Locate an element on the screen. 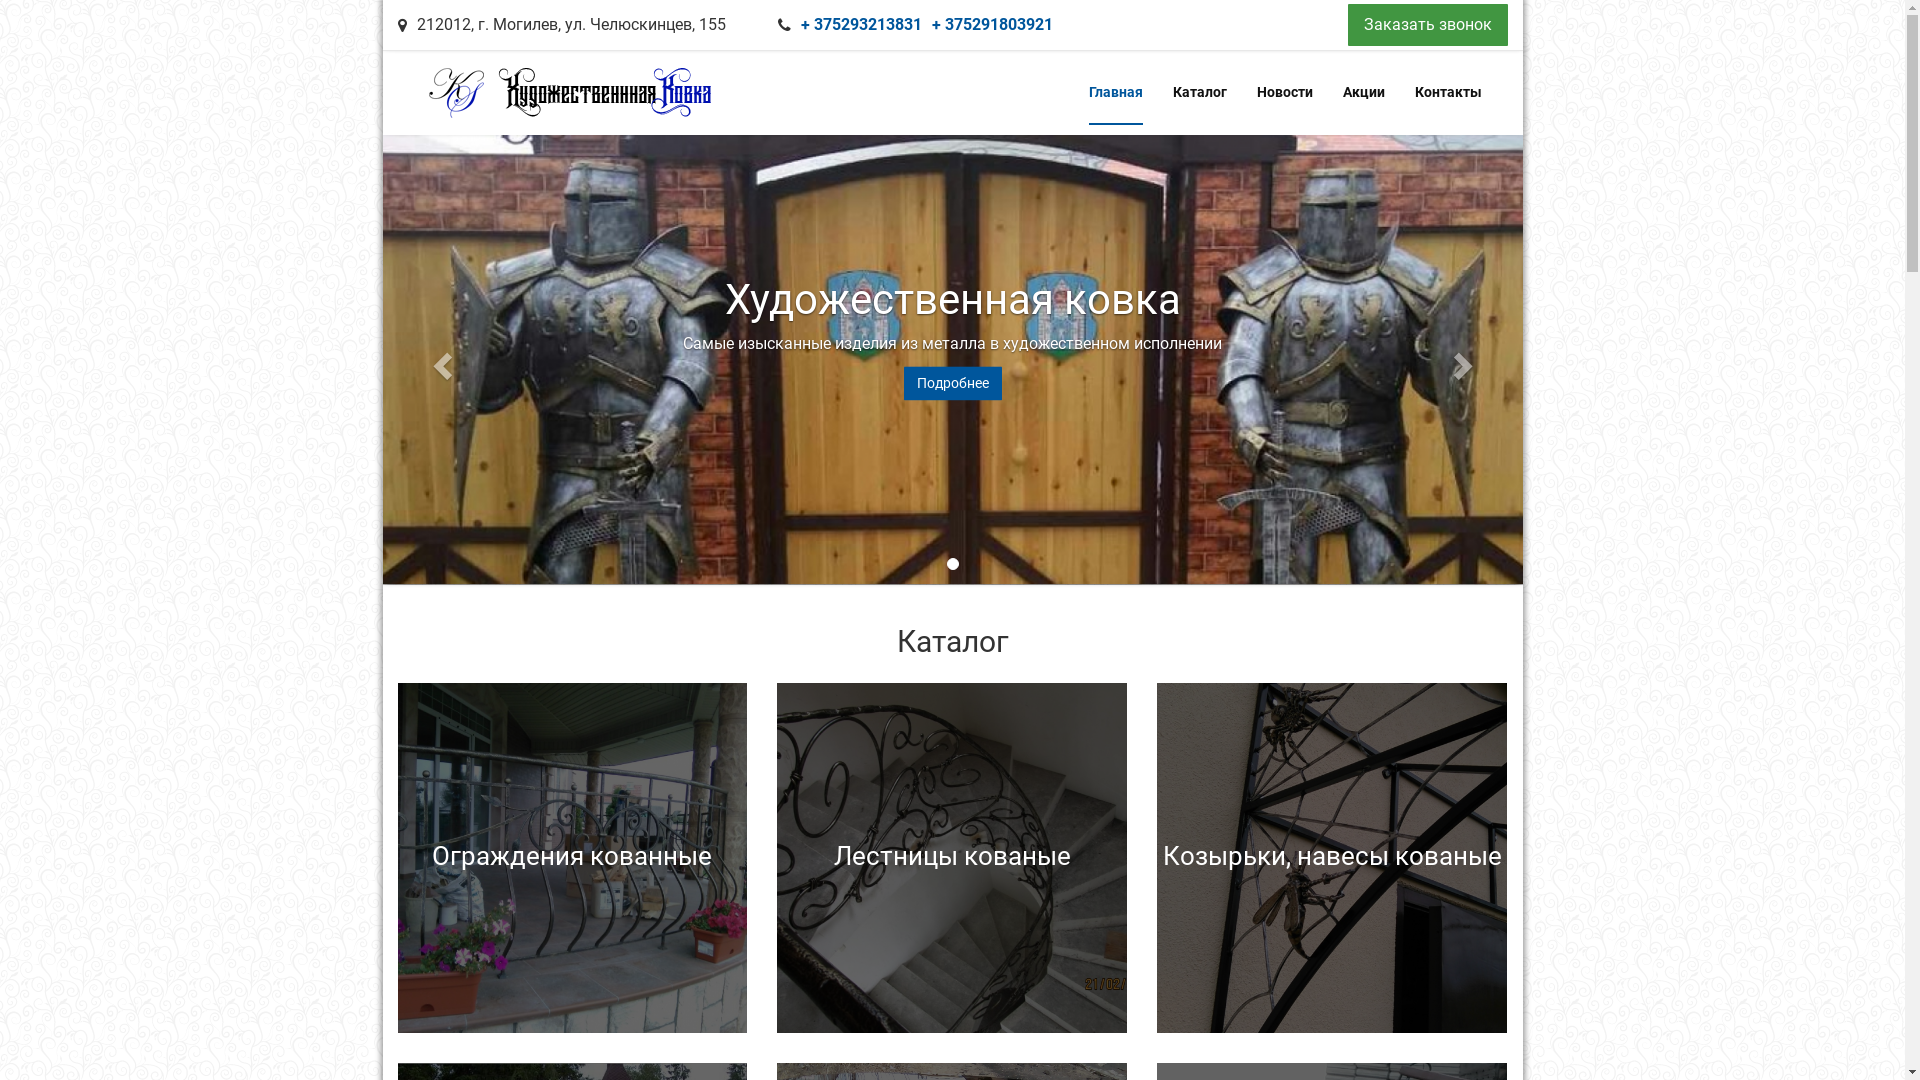  '+ 375291803921' is located at coordinates (992, 24).